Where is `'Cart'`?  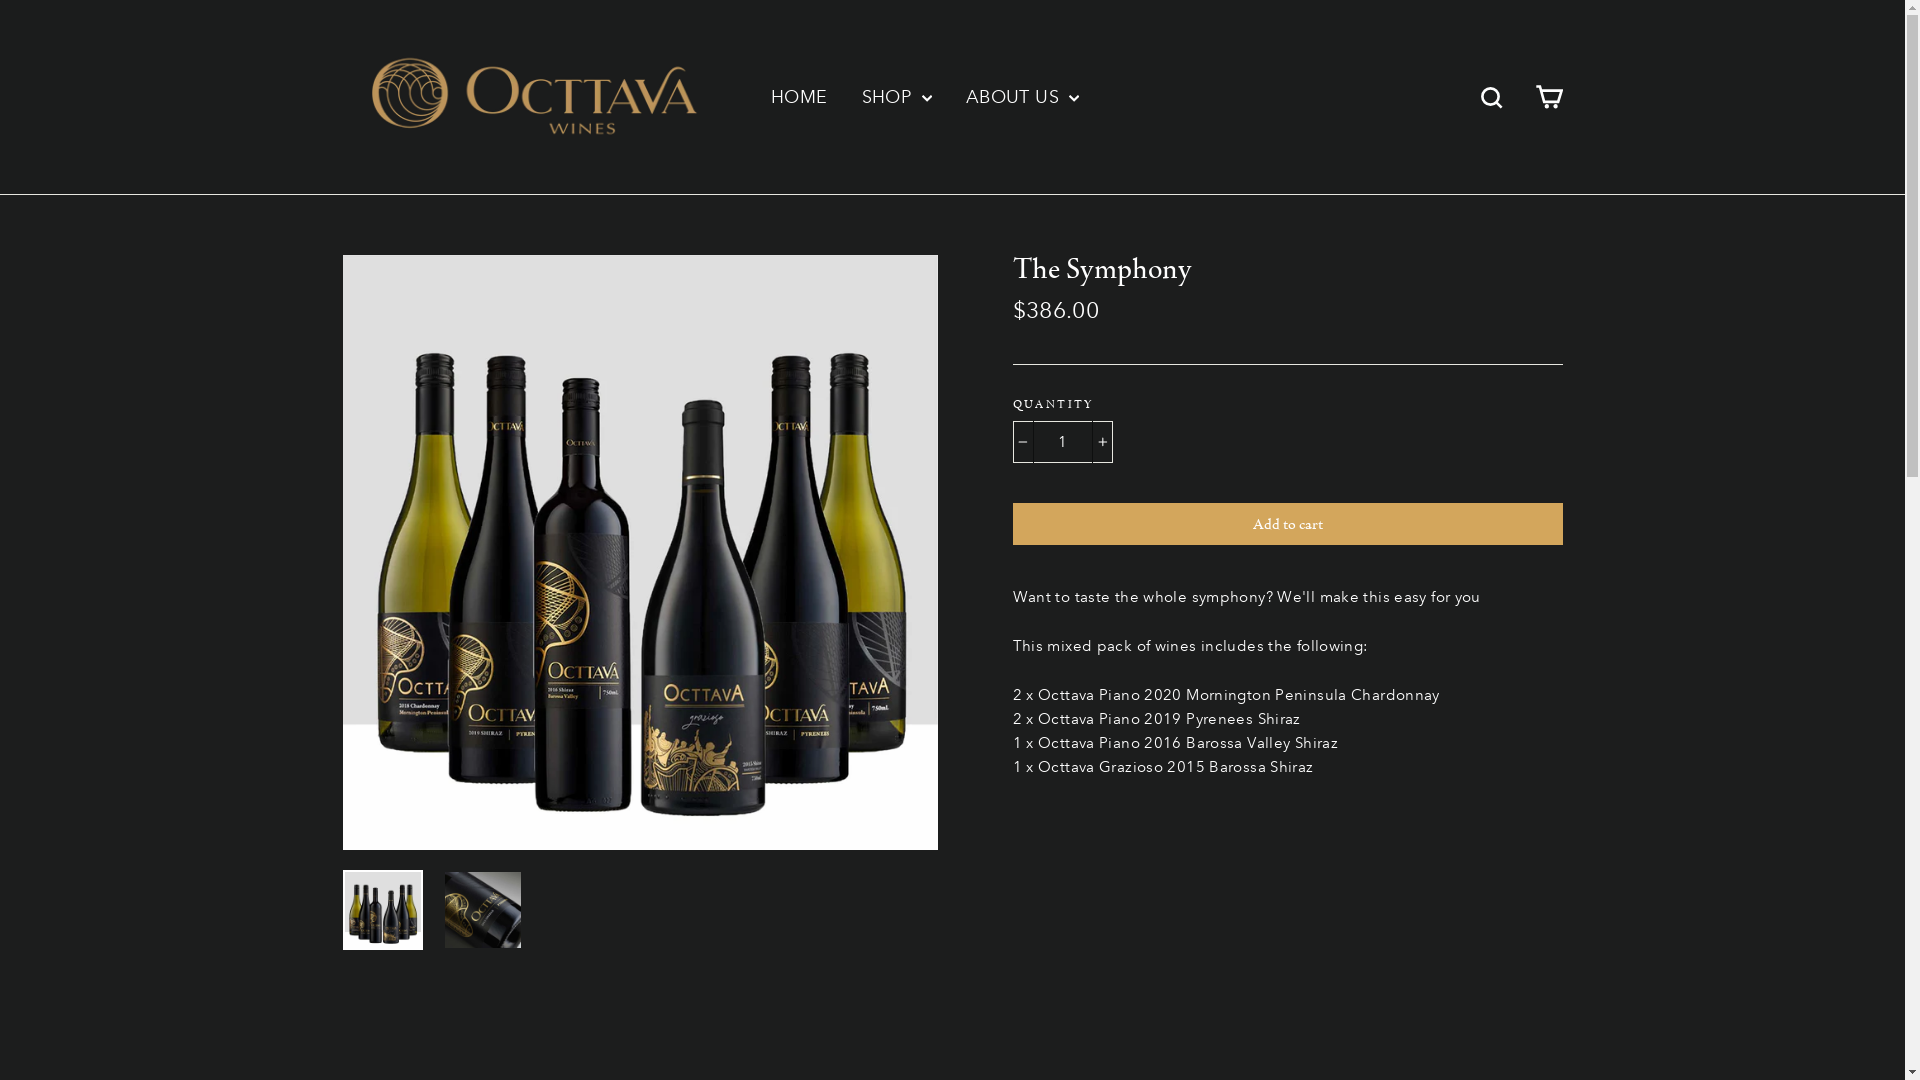
'Cart' is located at coordinates (1547, 96).